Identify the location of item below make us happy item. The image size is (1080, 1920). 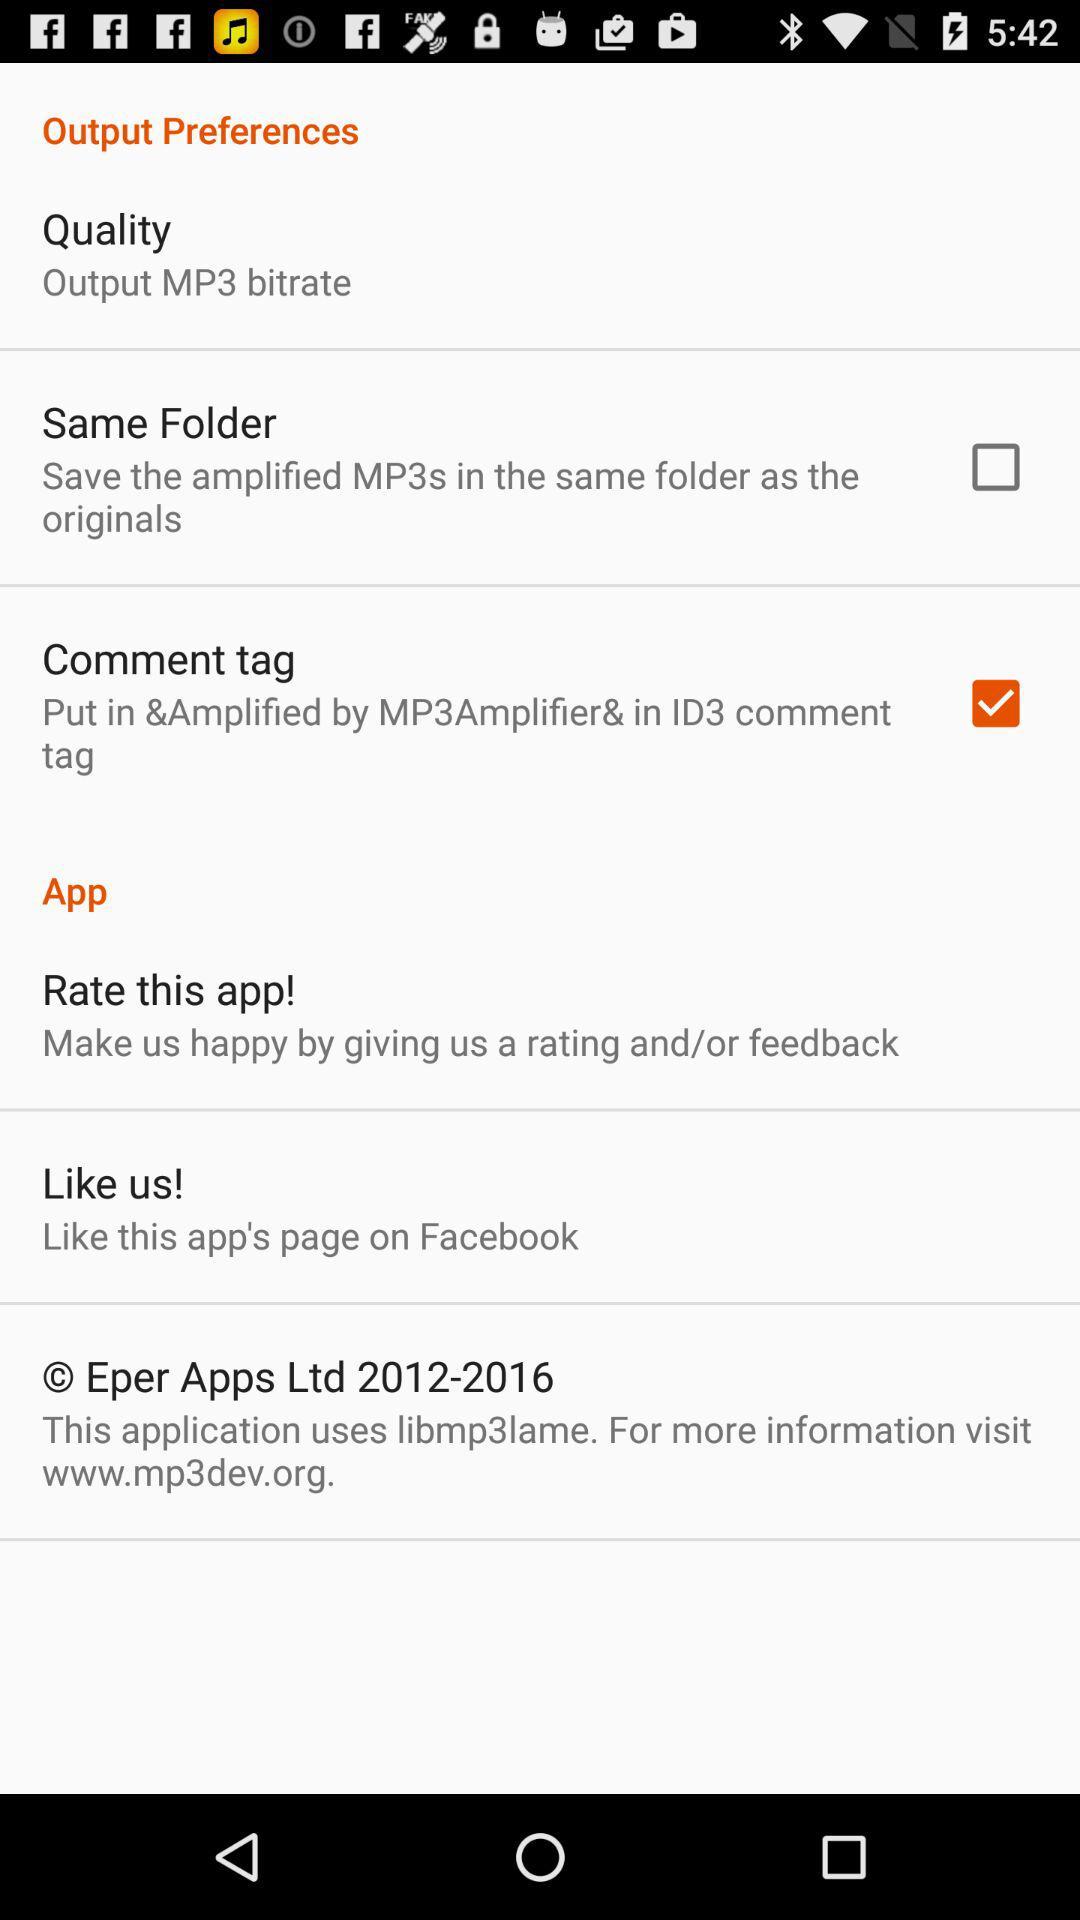
(112, 1181).